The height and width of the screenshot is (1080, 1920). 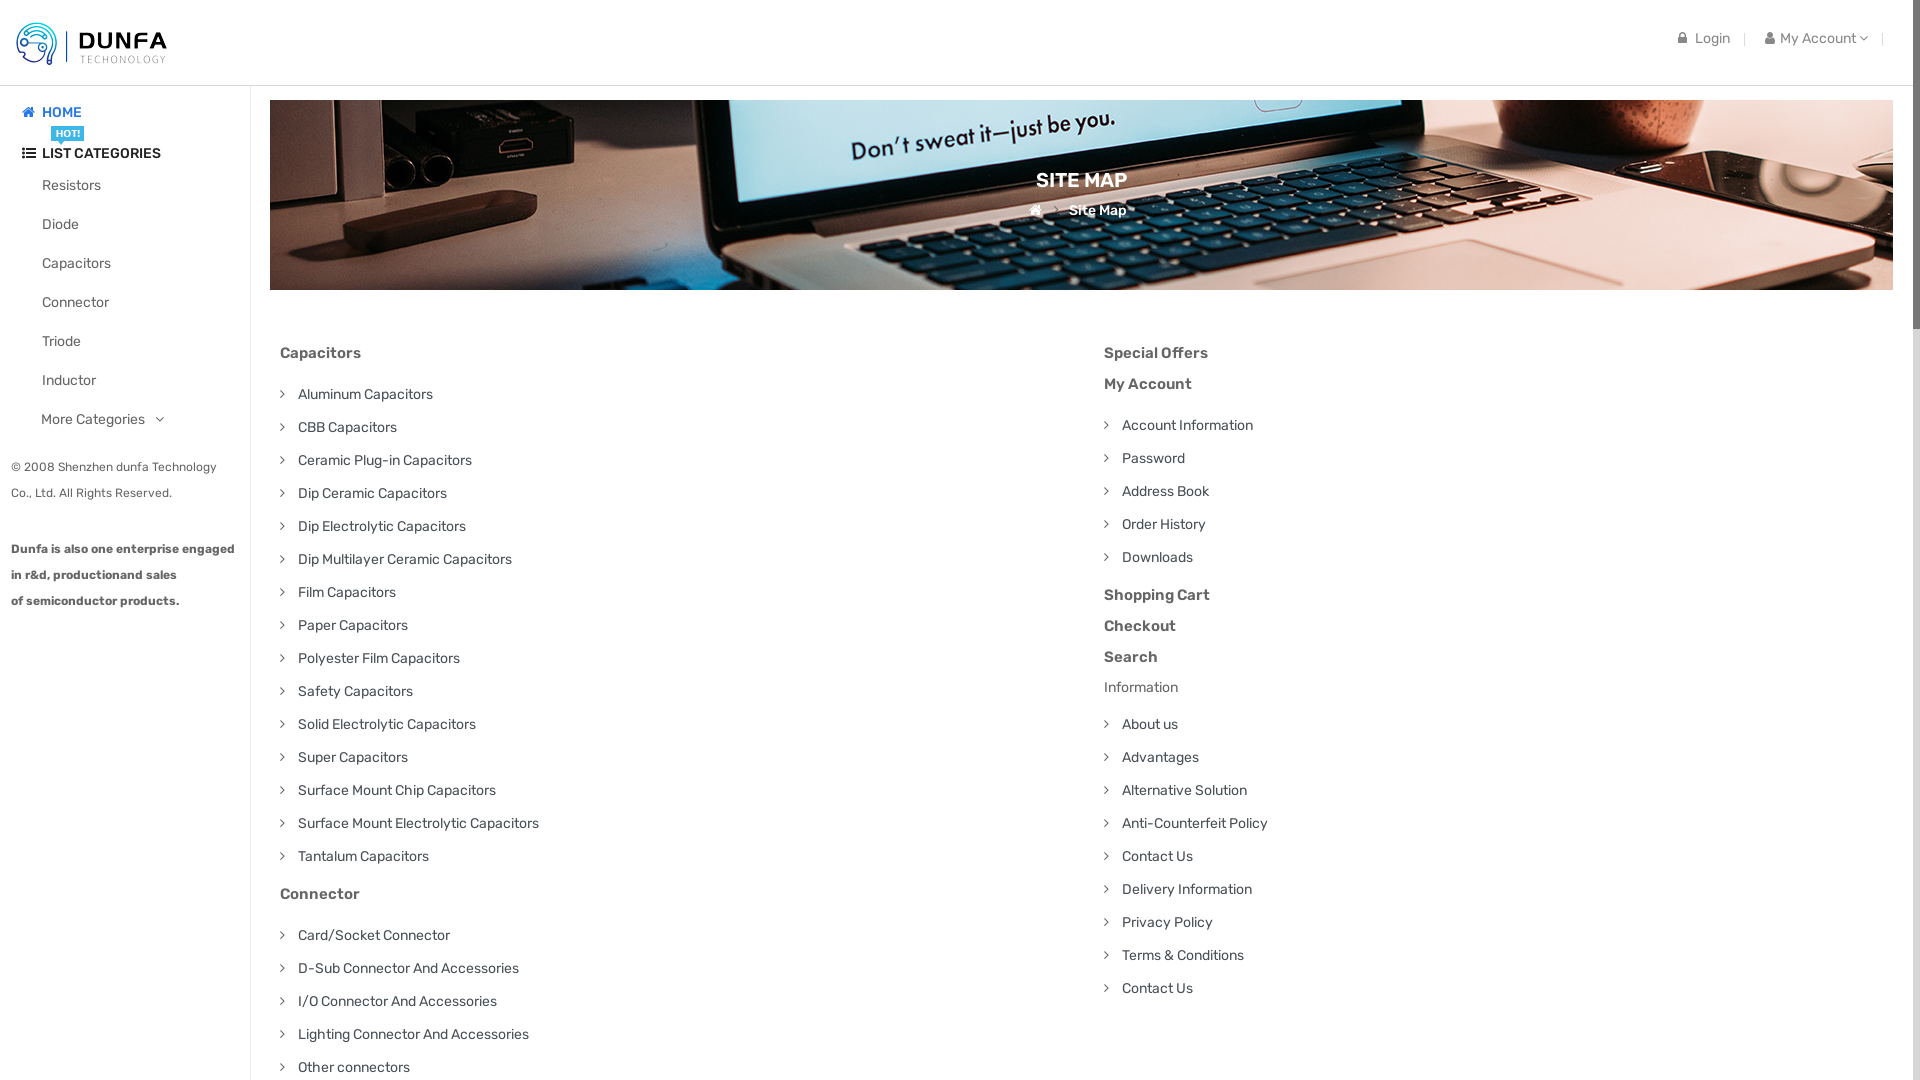 I want to click on 'Advantages', so click(x=1160, y=757).